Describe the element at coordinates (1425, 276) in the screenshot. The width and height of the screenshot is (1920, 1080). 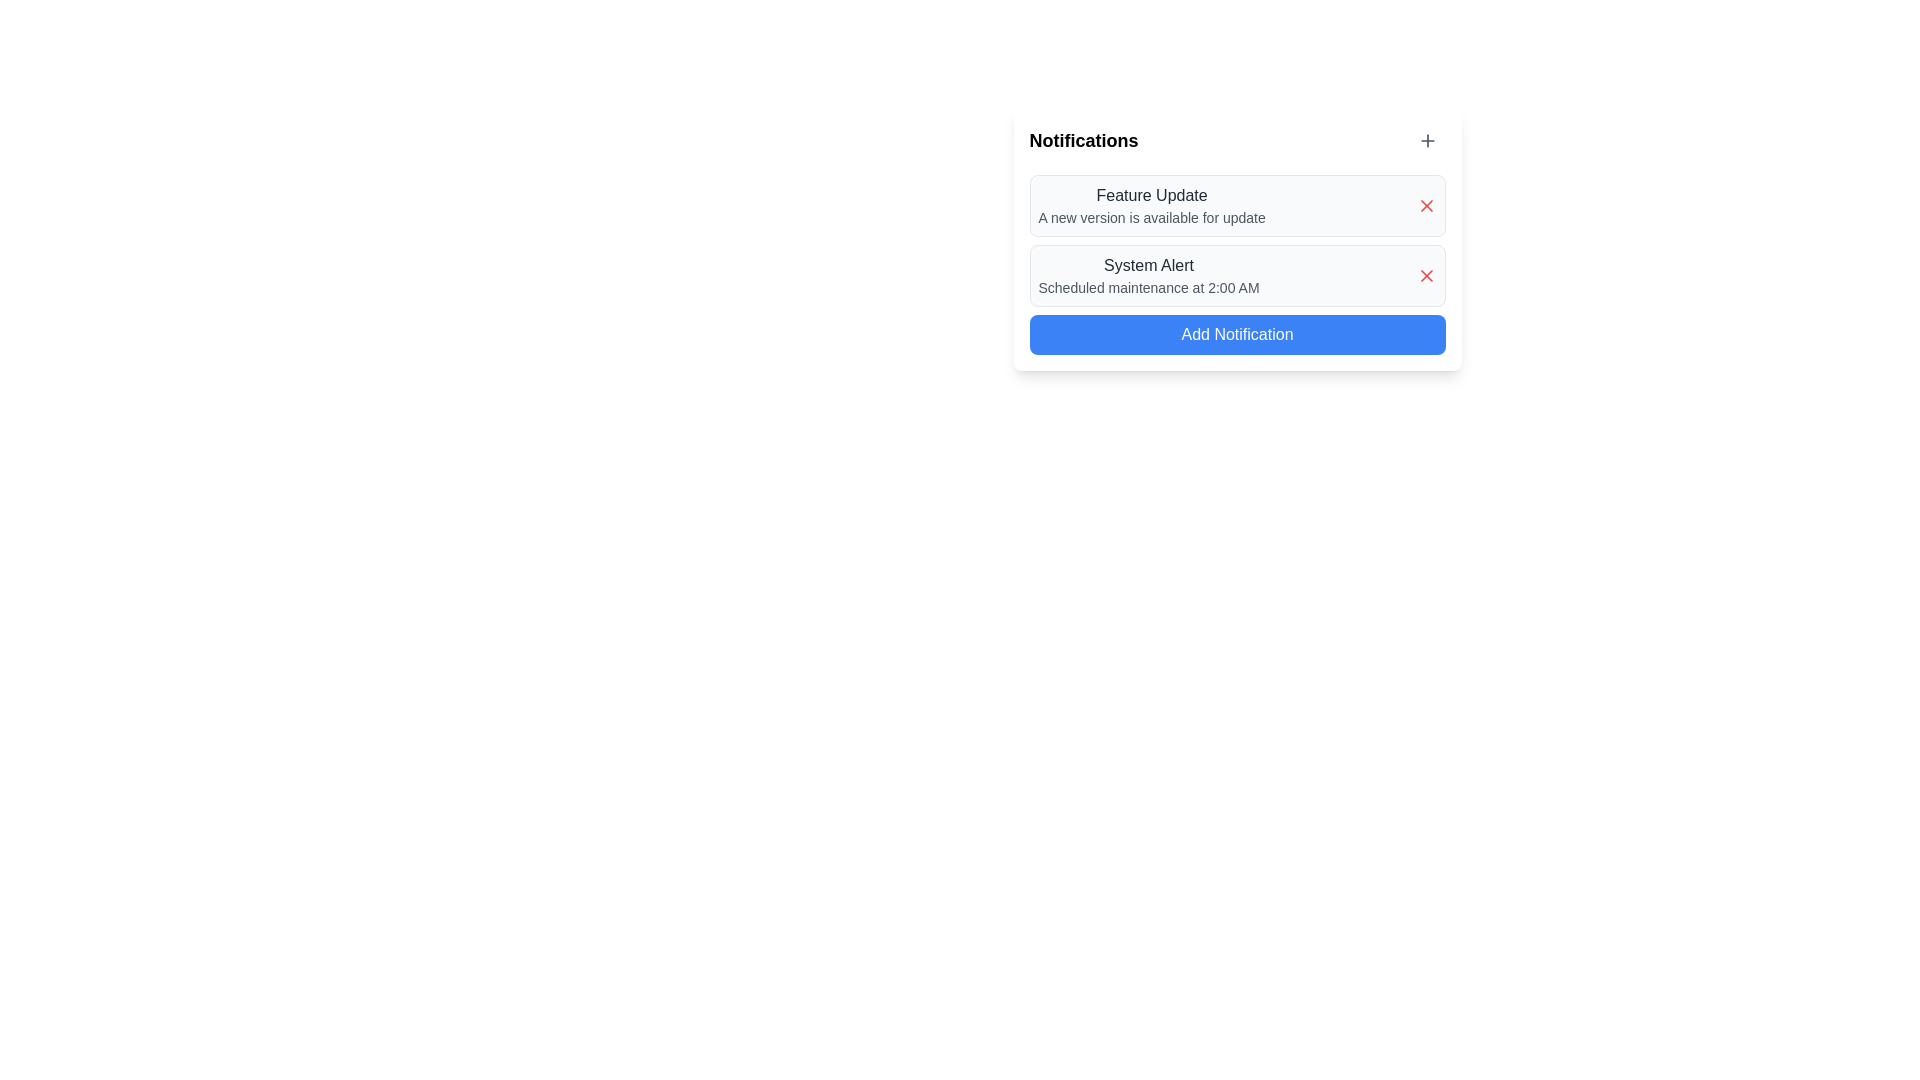
I see `the icon button located at the top-right corner of the 'System Alert' notification card` at that location.